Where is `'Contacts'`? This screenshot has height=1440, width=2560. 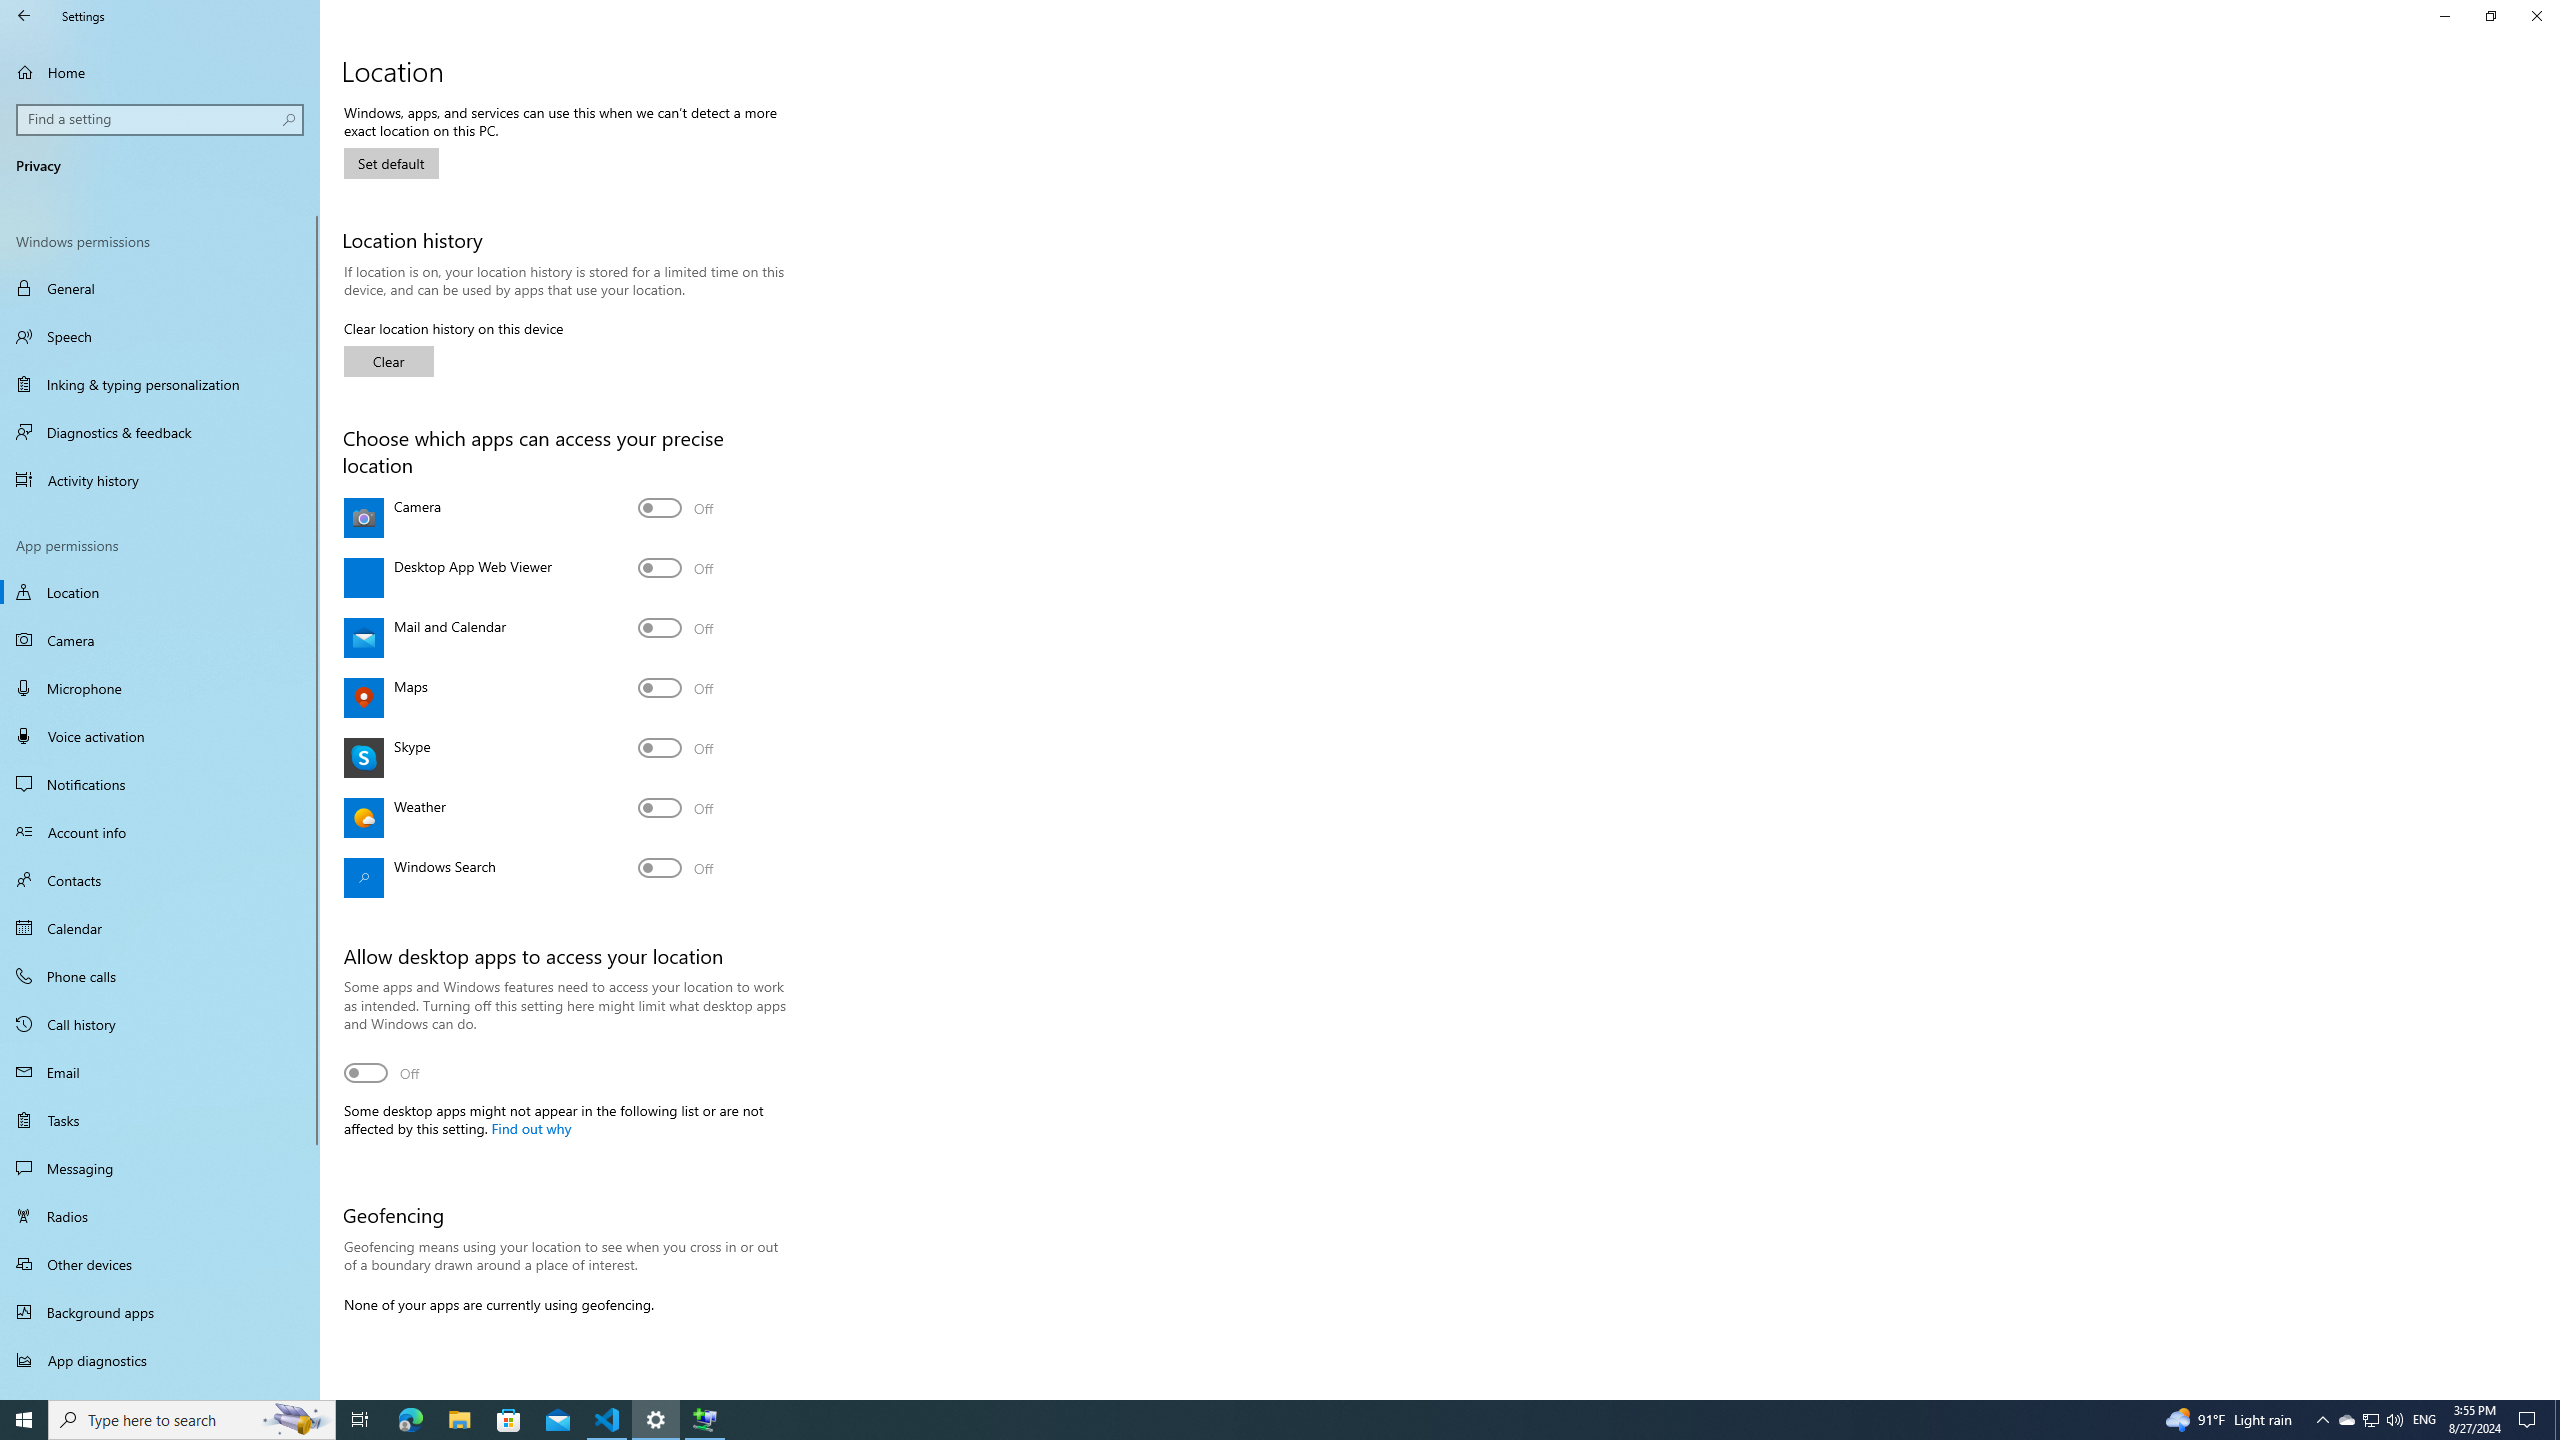
'Contacts' is located at coordinates (159, 878).